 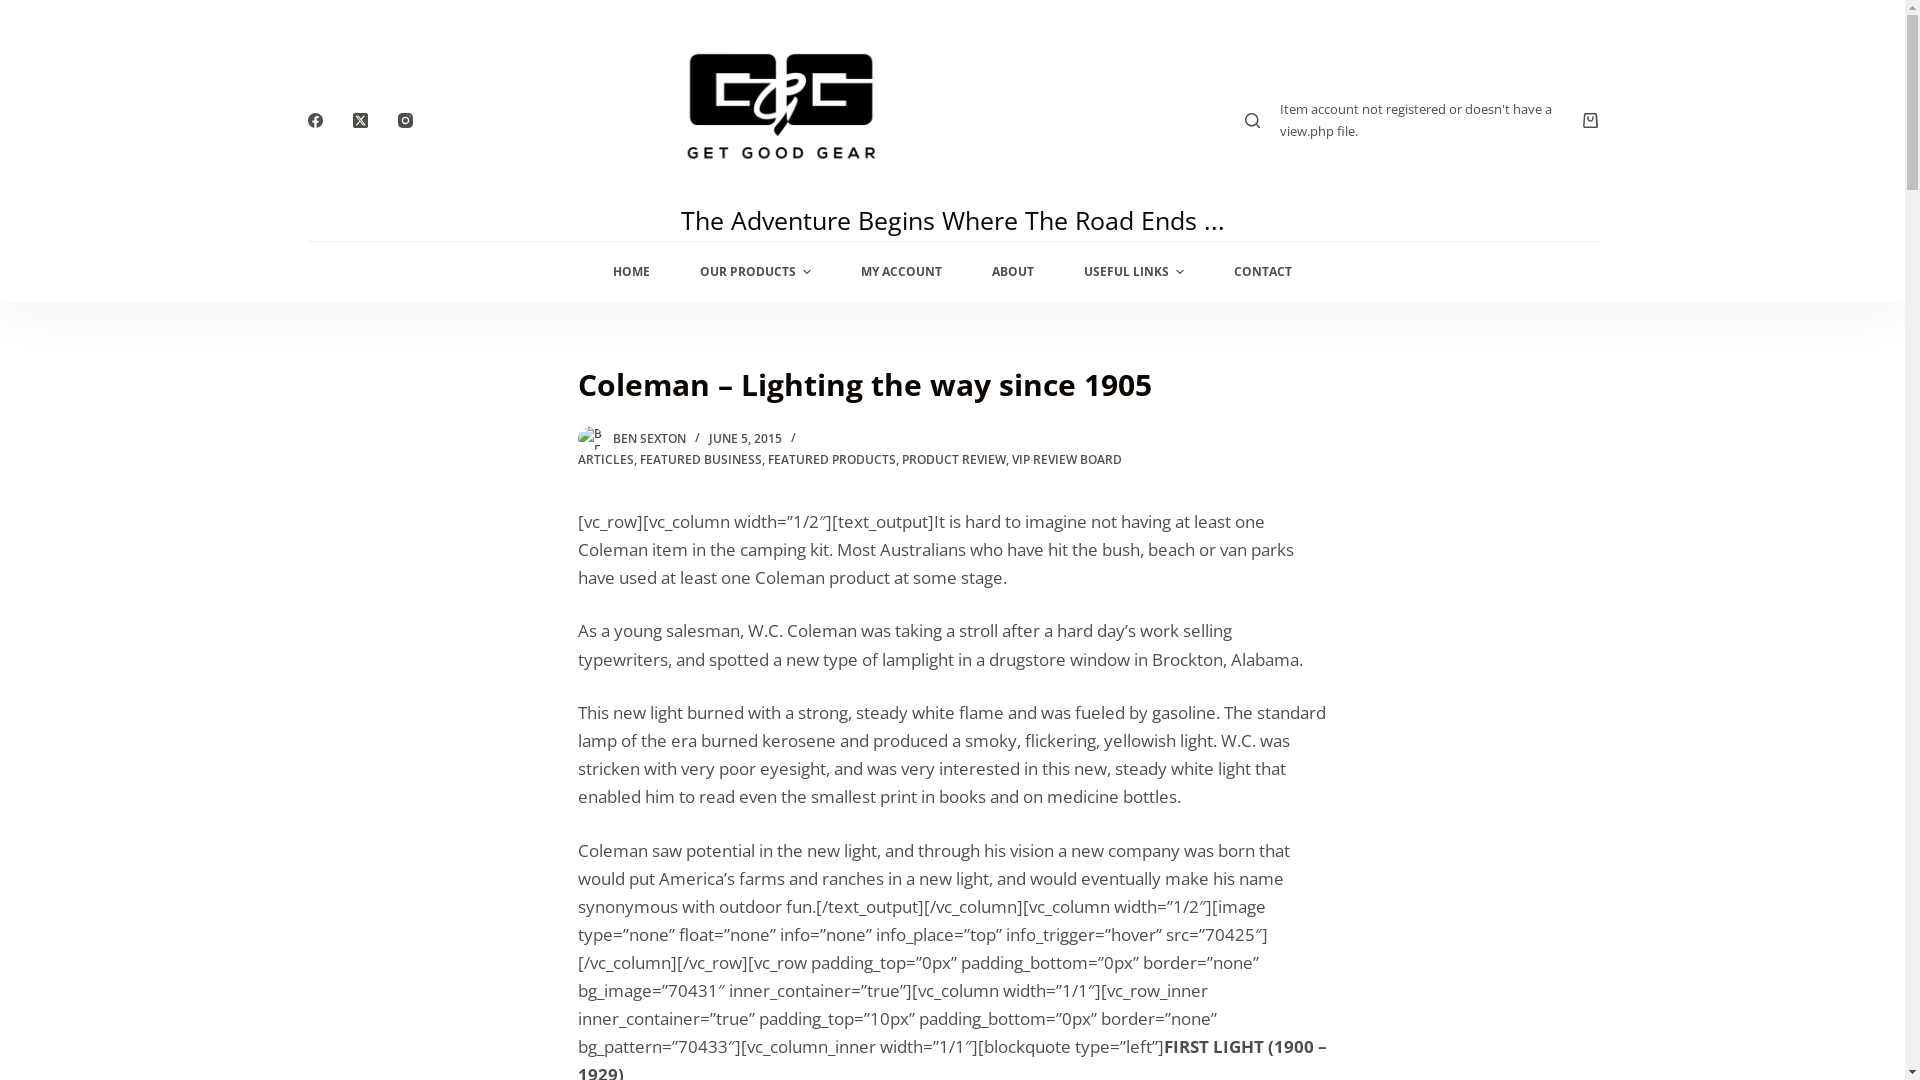 I want to click on 'VIP REVIEW BOARD', so click(x=1065, y=459).